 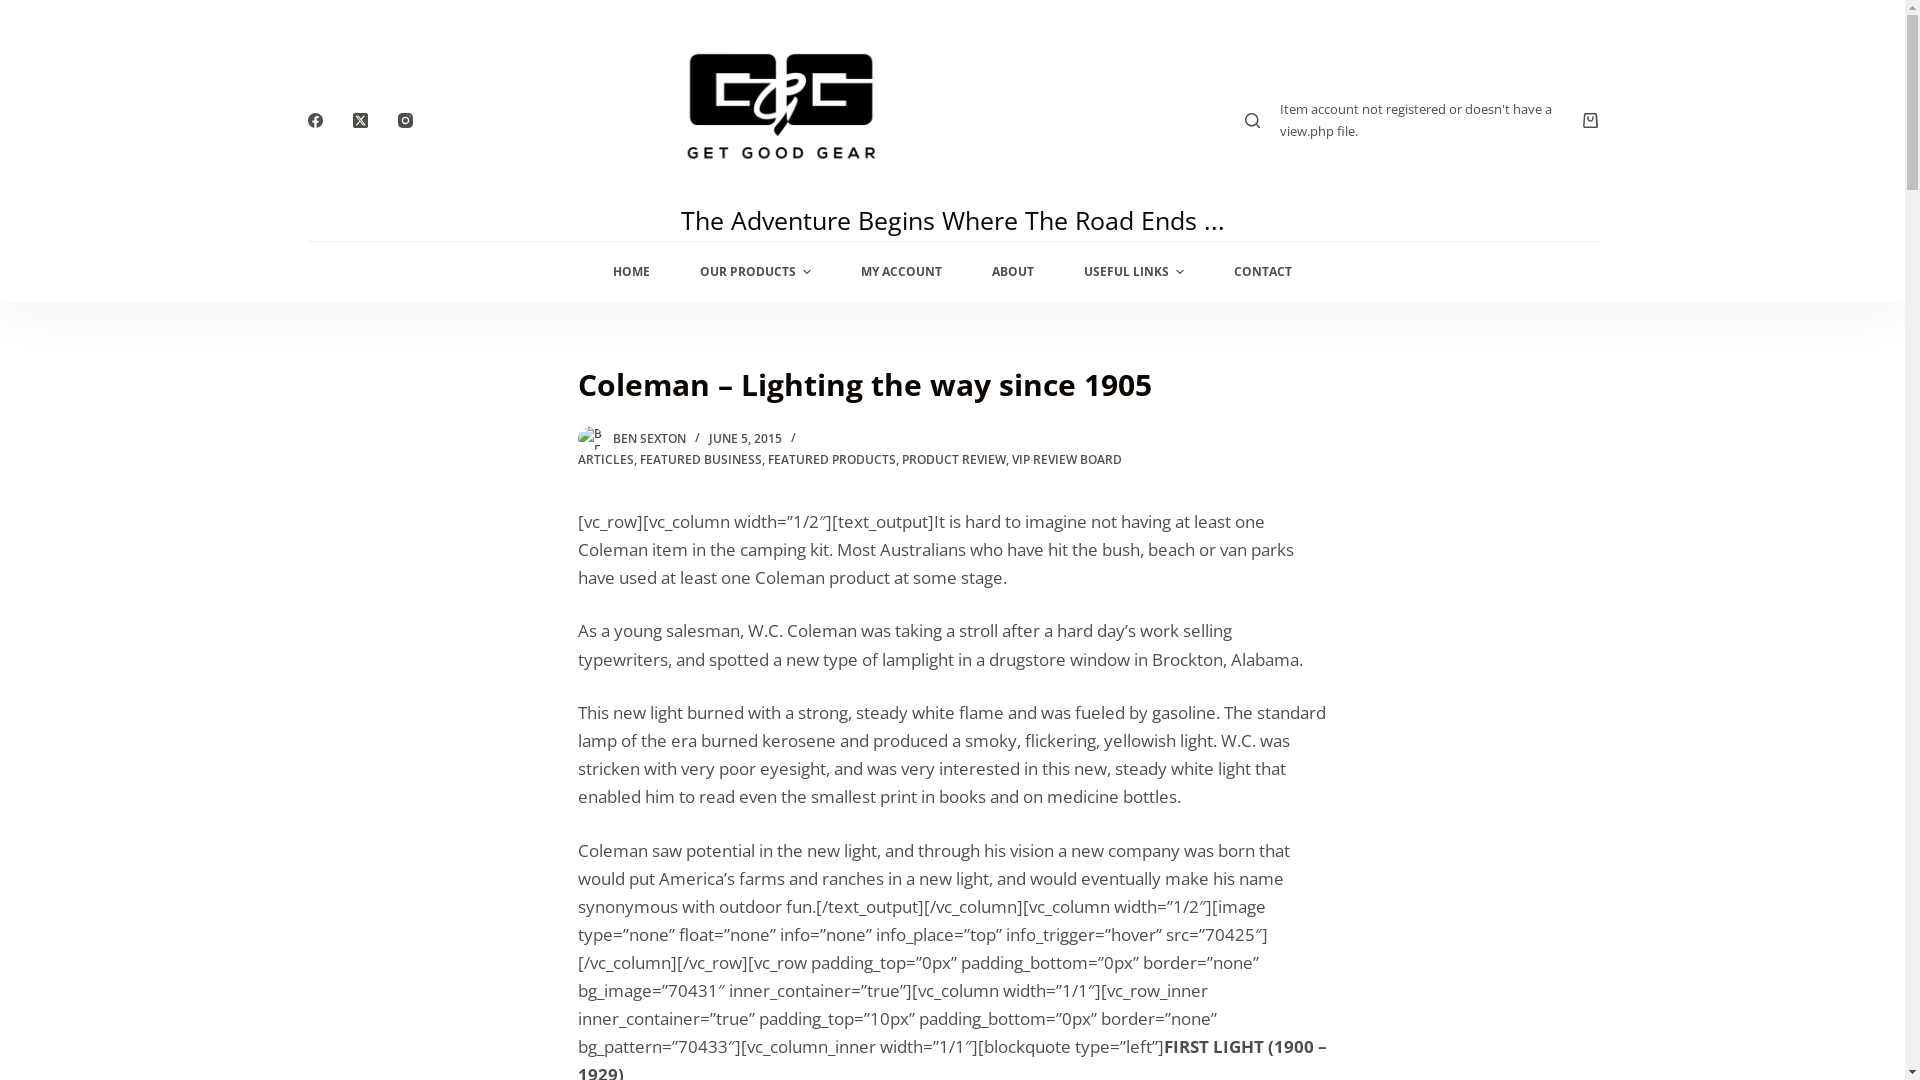 I want to click on 'VIP REVIEW BOARD', so click(x=1065, y=459).